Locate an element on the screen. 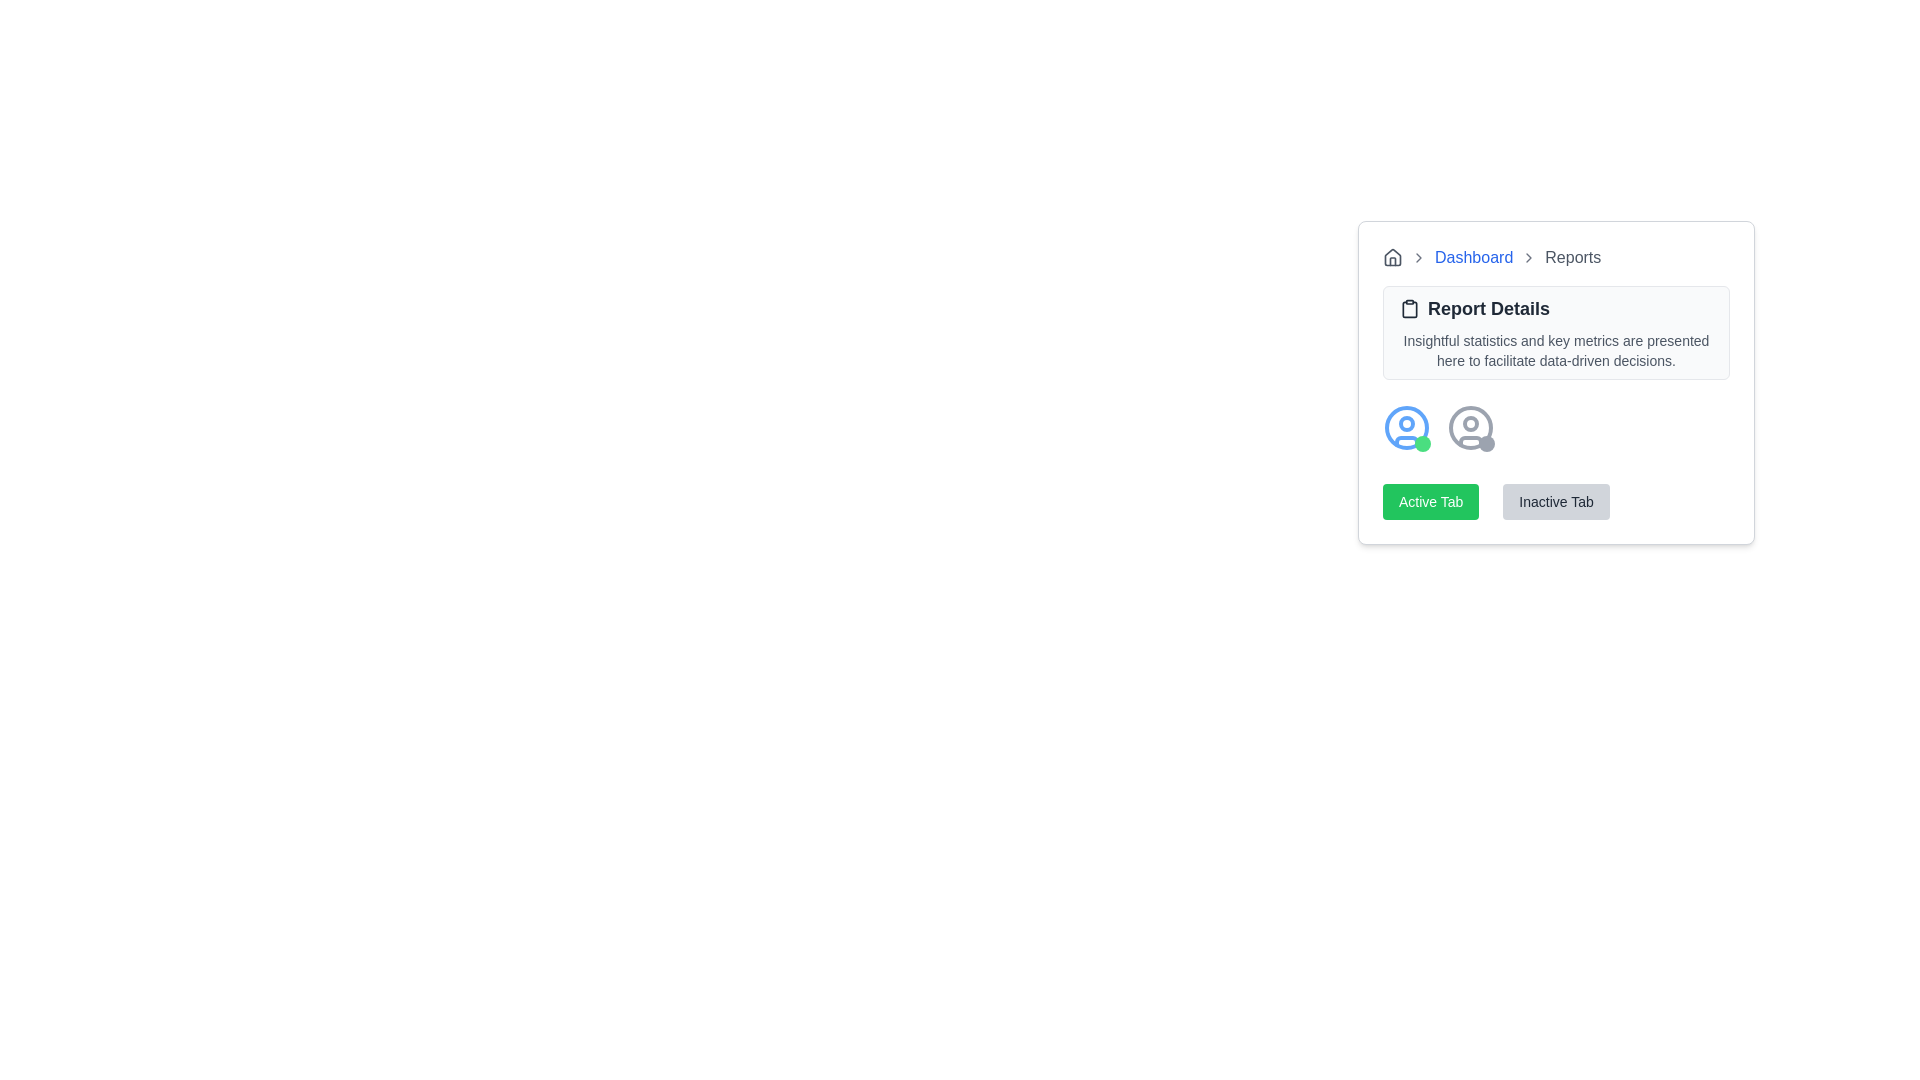  the clipboard icon located to the left of the 'Report Details' text in the heading section of the card layout is located at coordinates (1409, 308).